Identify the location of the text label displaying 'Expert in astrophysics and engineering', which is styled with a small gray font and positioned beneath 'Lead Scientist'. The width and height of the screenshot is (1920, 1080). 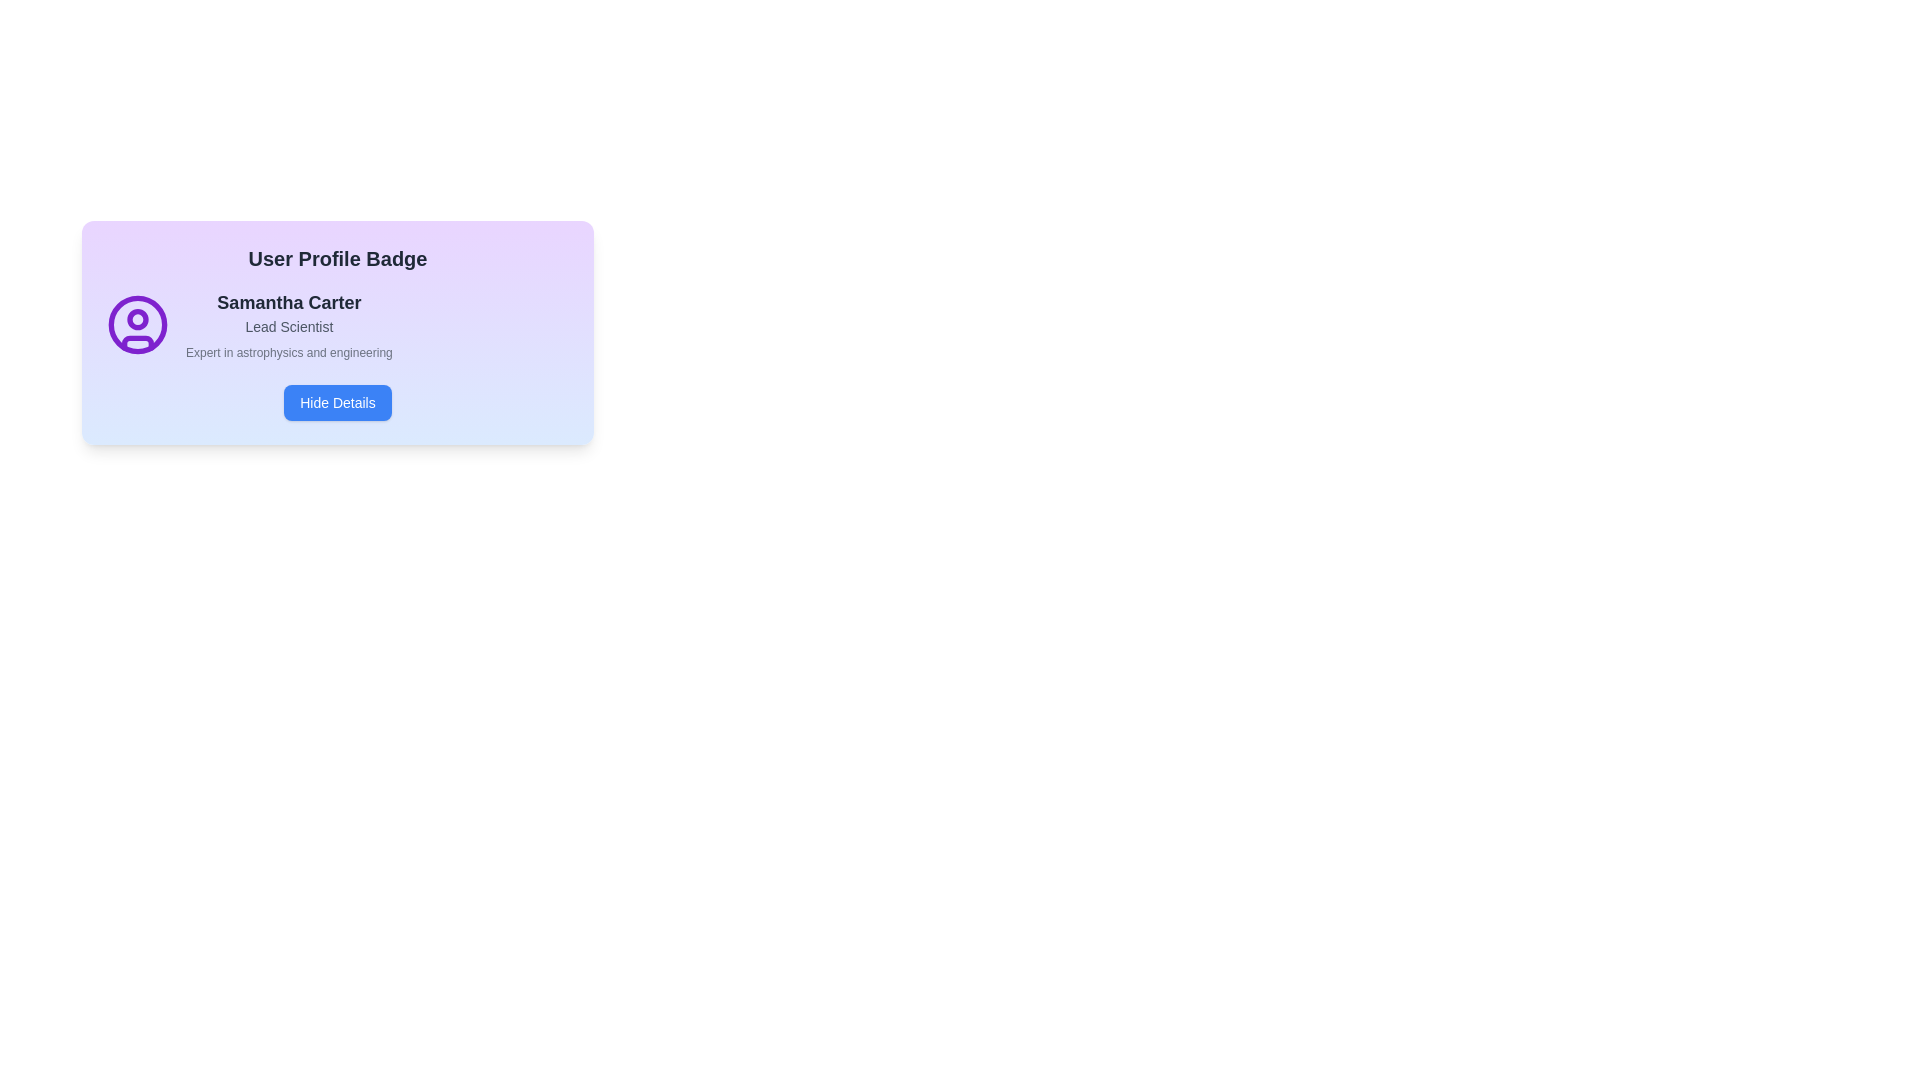
(288, 352).